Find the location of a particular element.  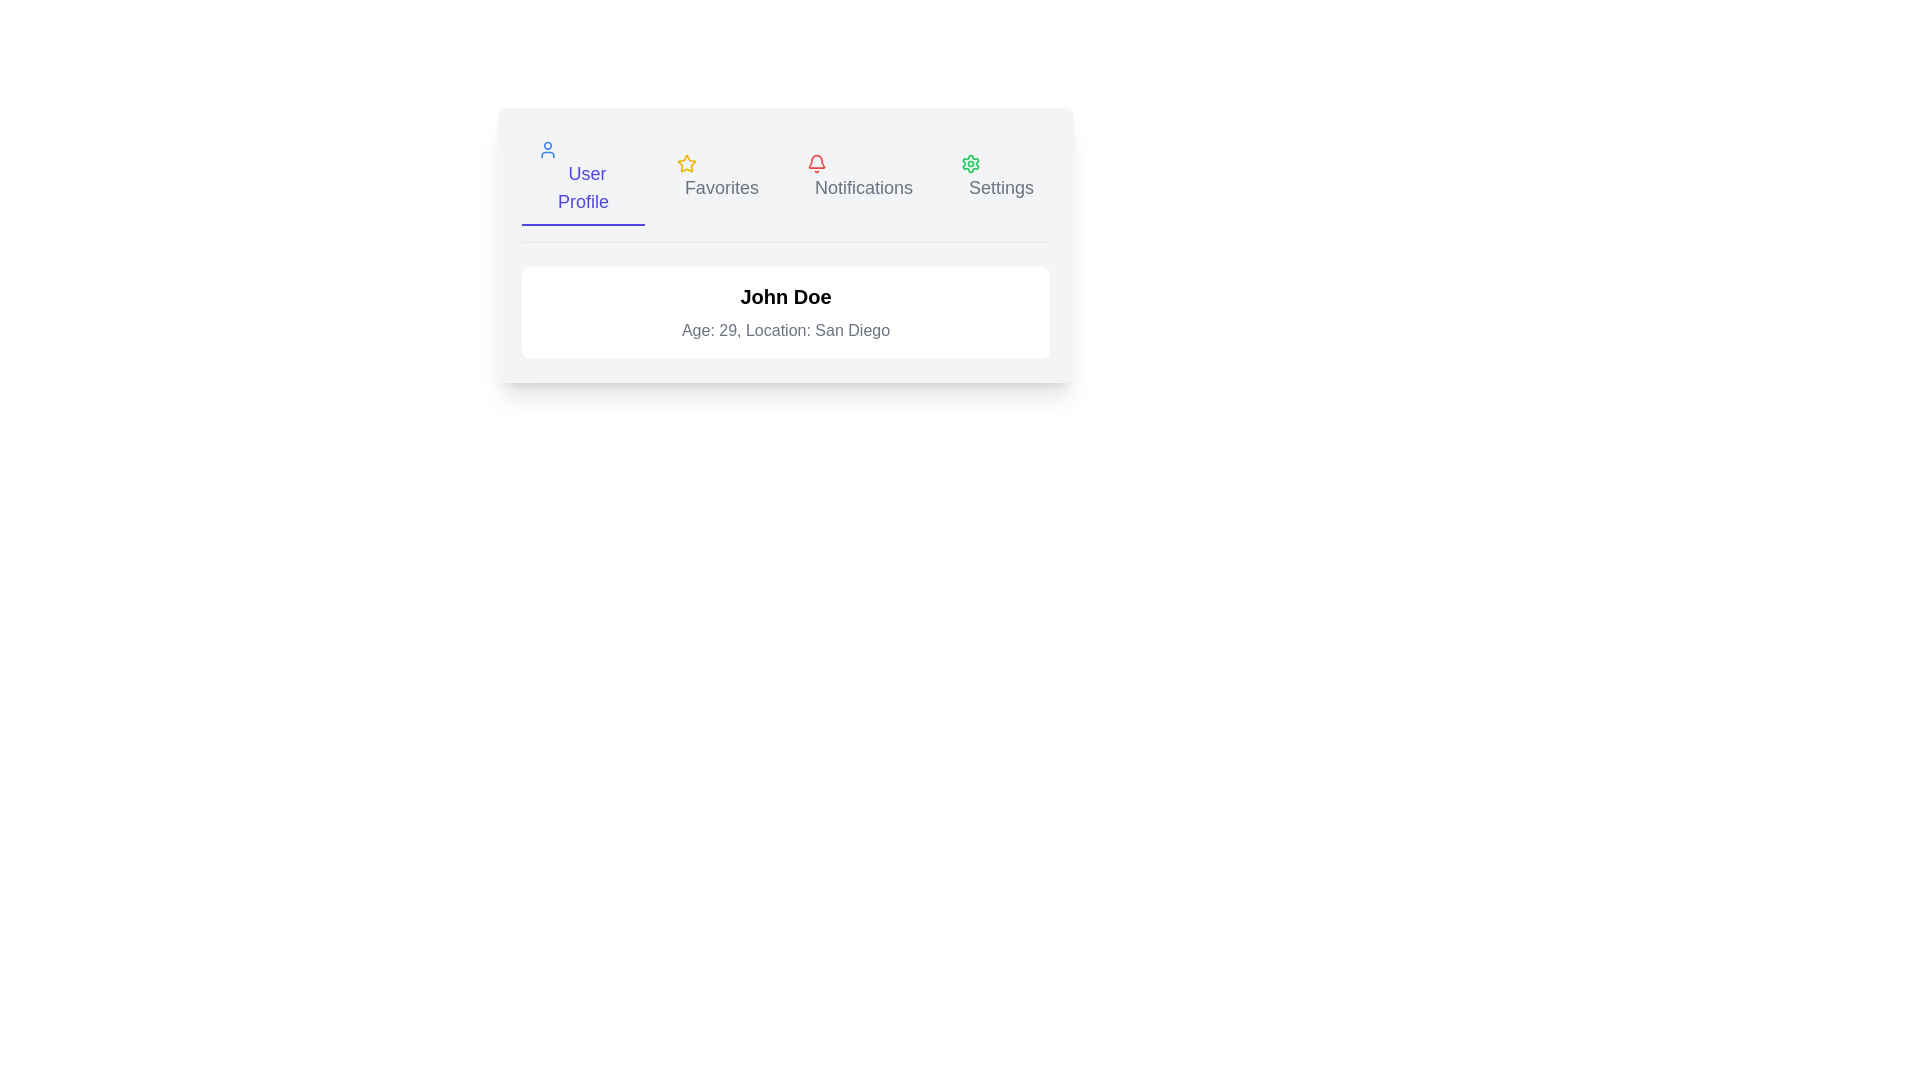

the settings button located on the rightmost side of the navigation bar is located at coordinates (997, 177).